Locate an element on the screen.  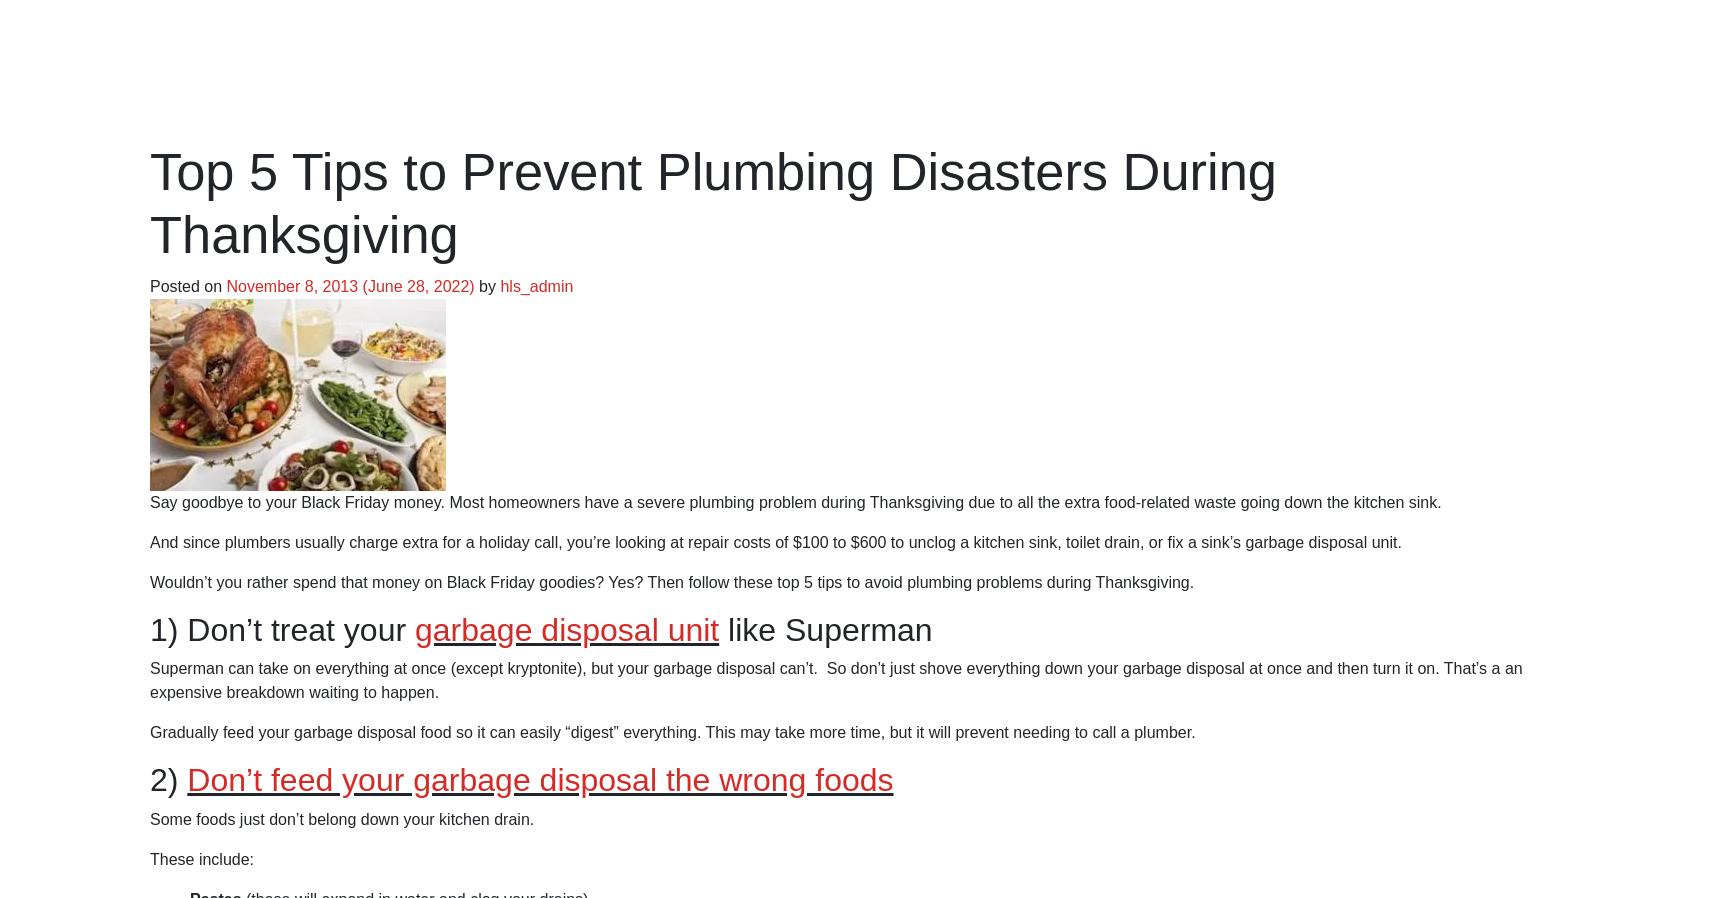
'If you run across a plumbing problem this Thanksgiving, give us a call at' is located at coordinates (406, 415).